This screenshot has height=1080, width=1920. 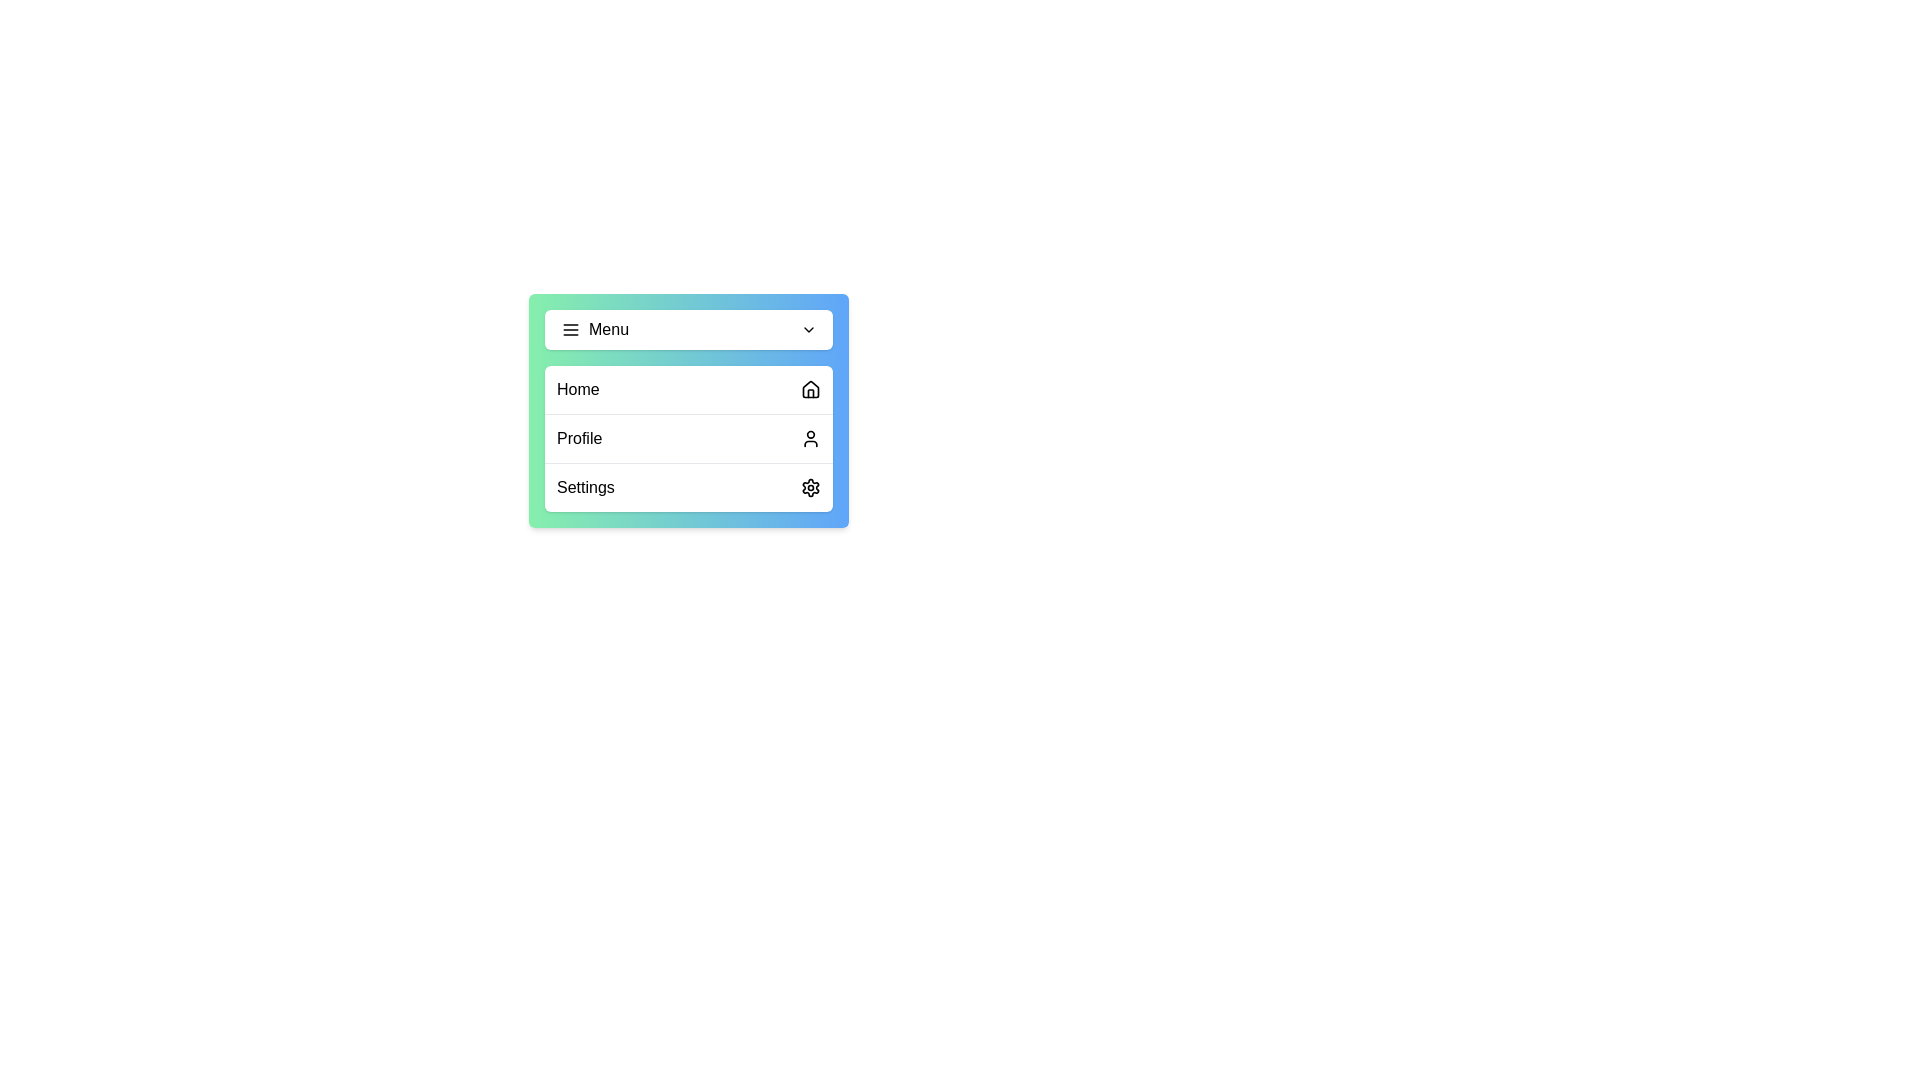 I want to click on the 'Settings' option in the dropdown menu, so click(x=689, y=487).